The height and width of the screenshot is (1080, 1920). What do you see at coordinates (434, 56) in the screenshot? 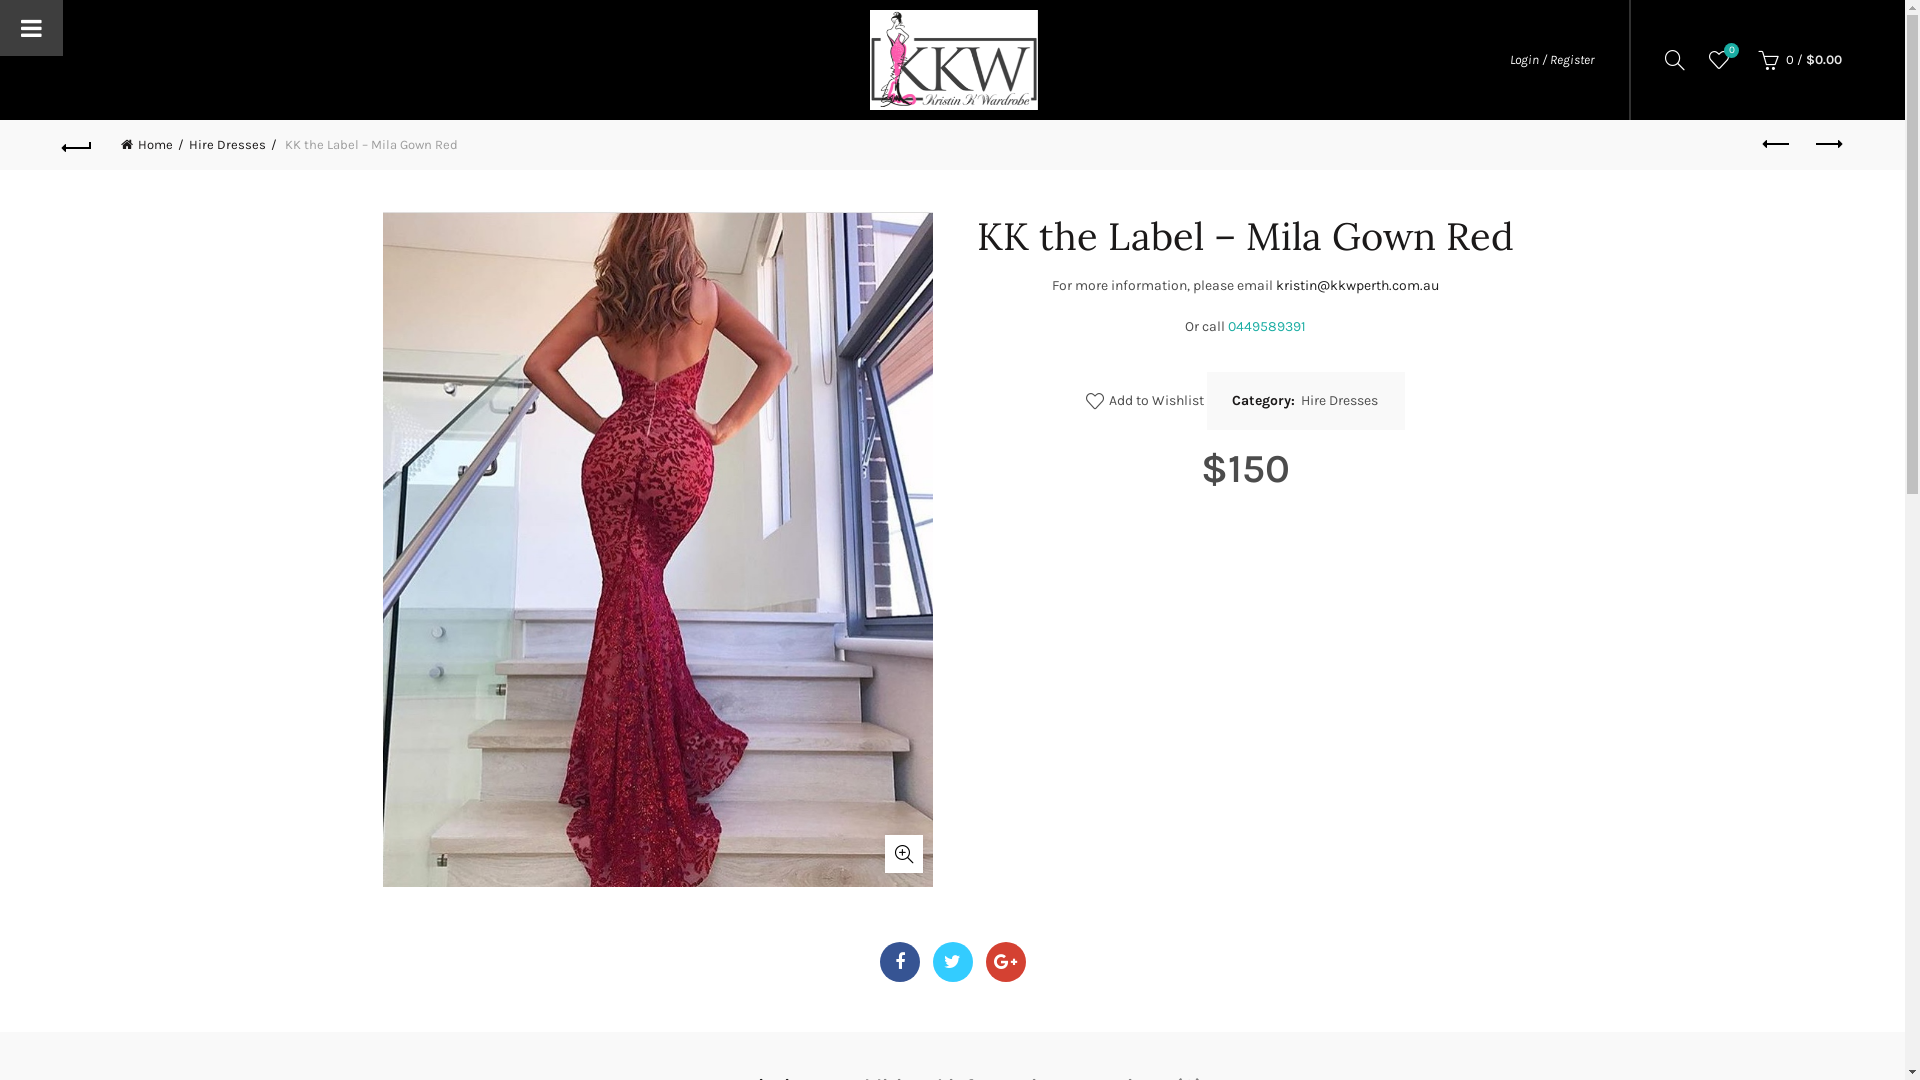
I see `'navigation menu here'` at bounding box center [434, 56].